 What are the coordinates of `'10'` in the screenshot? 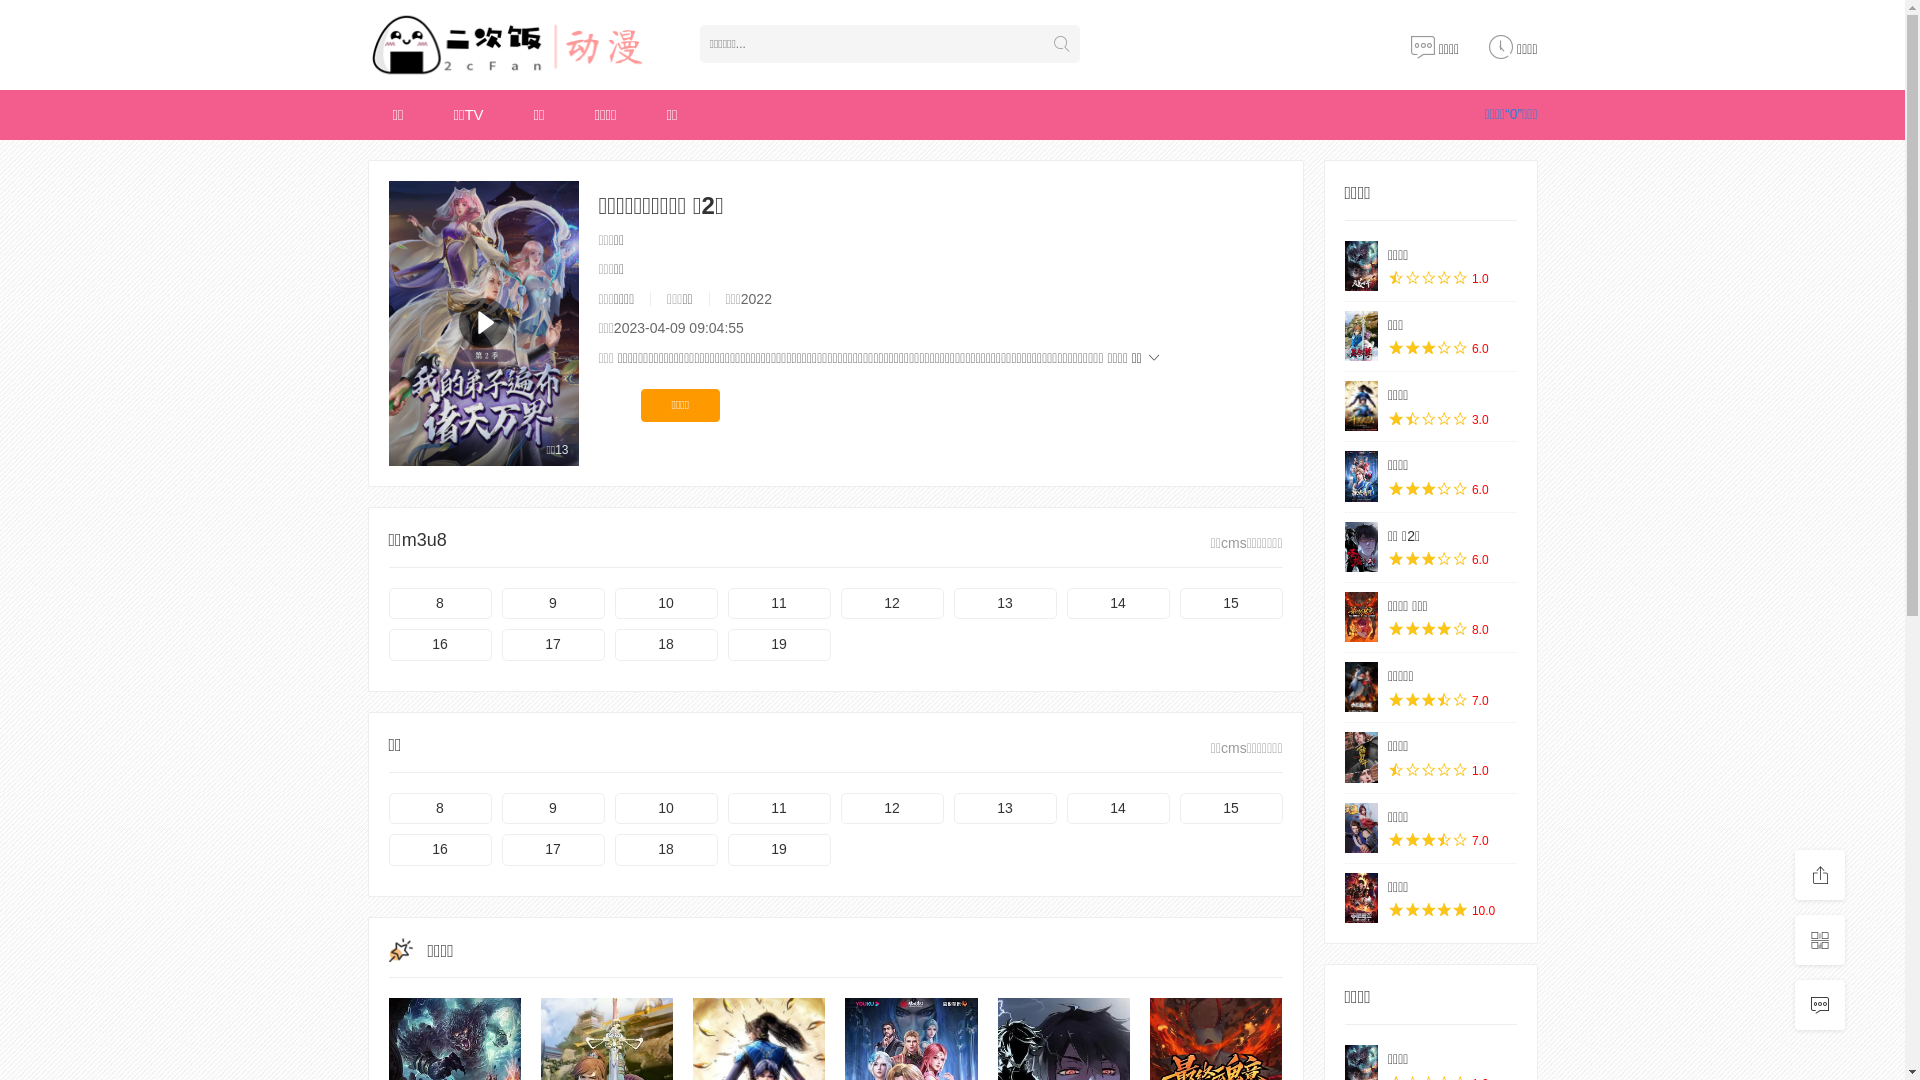 It's located at (665, 603).